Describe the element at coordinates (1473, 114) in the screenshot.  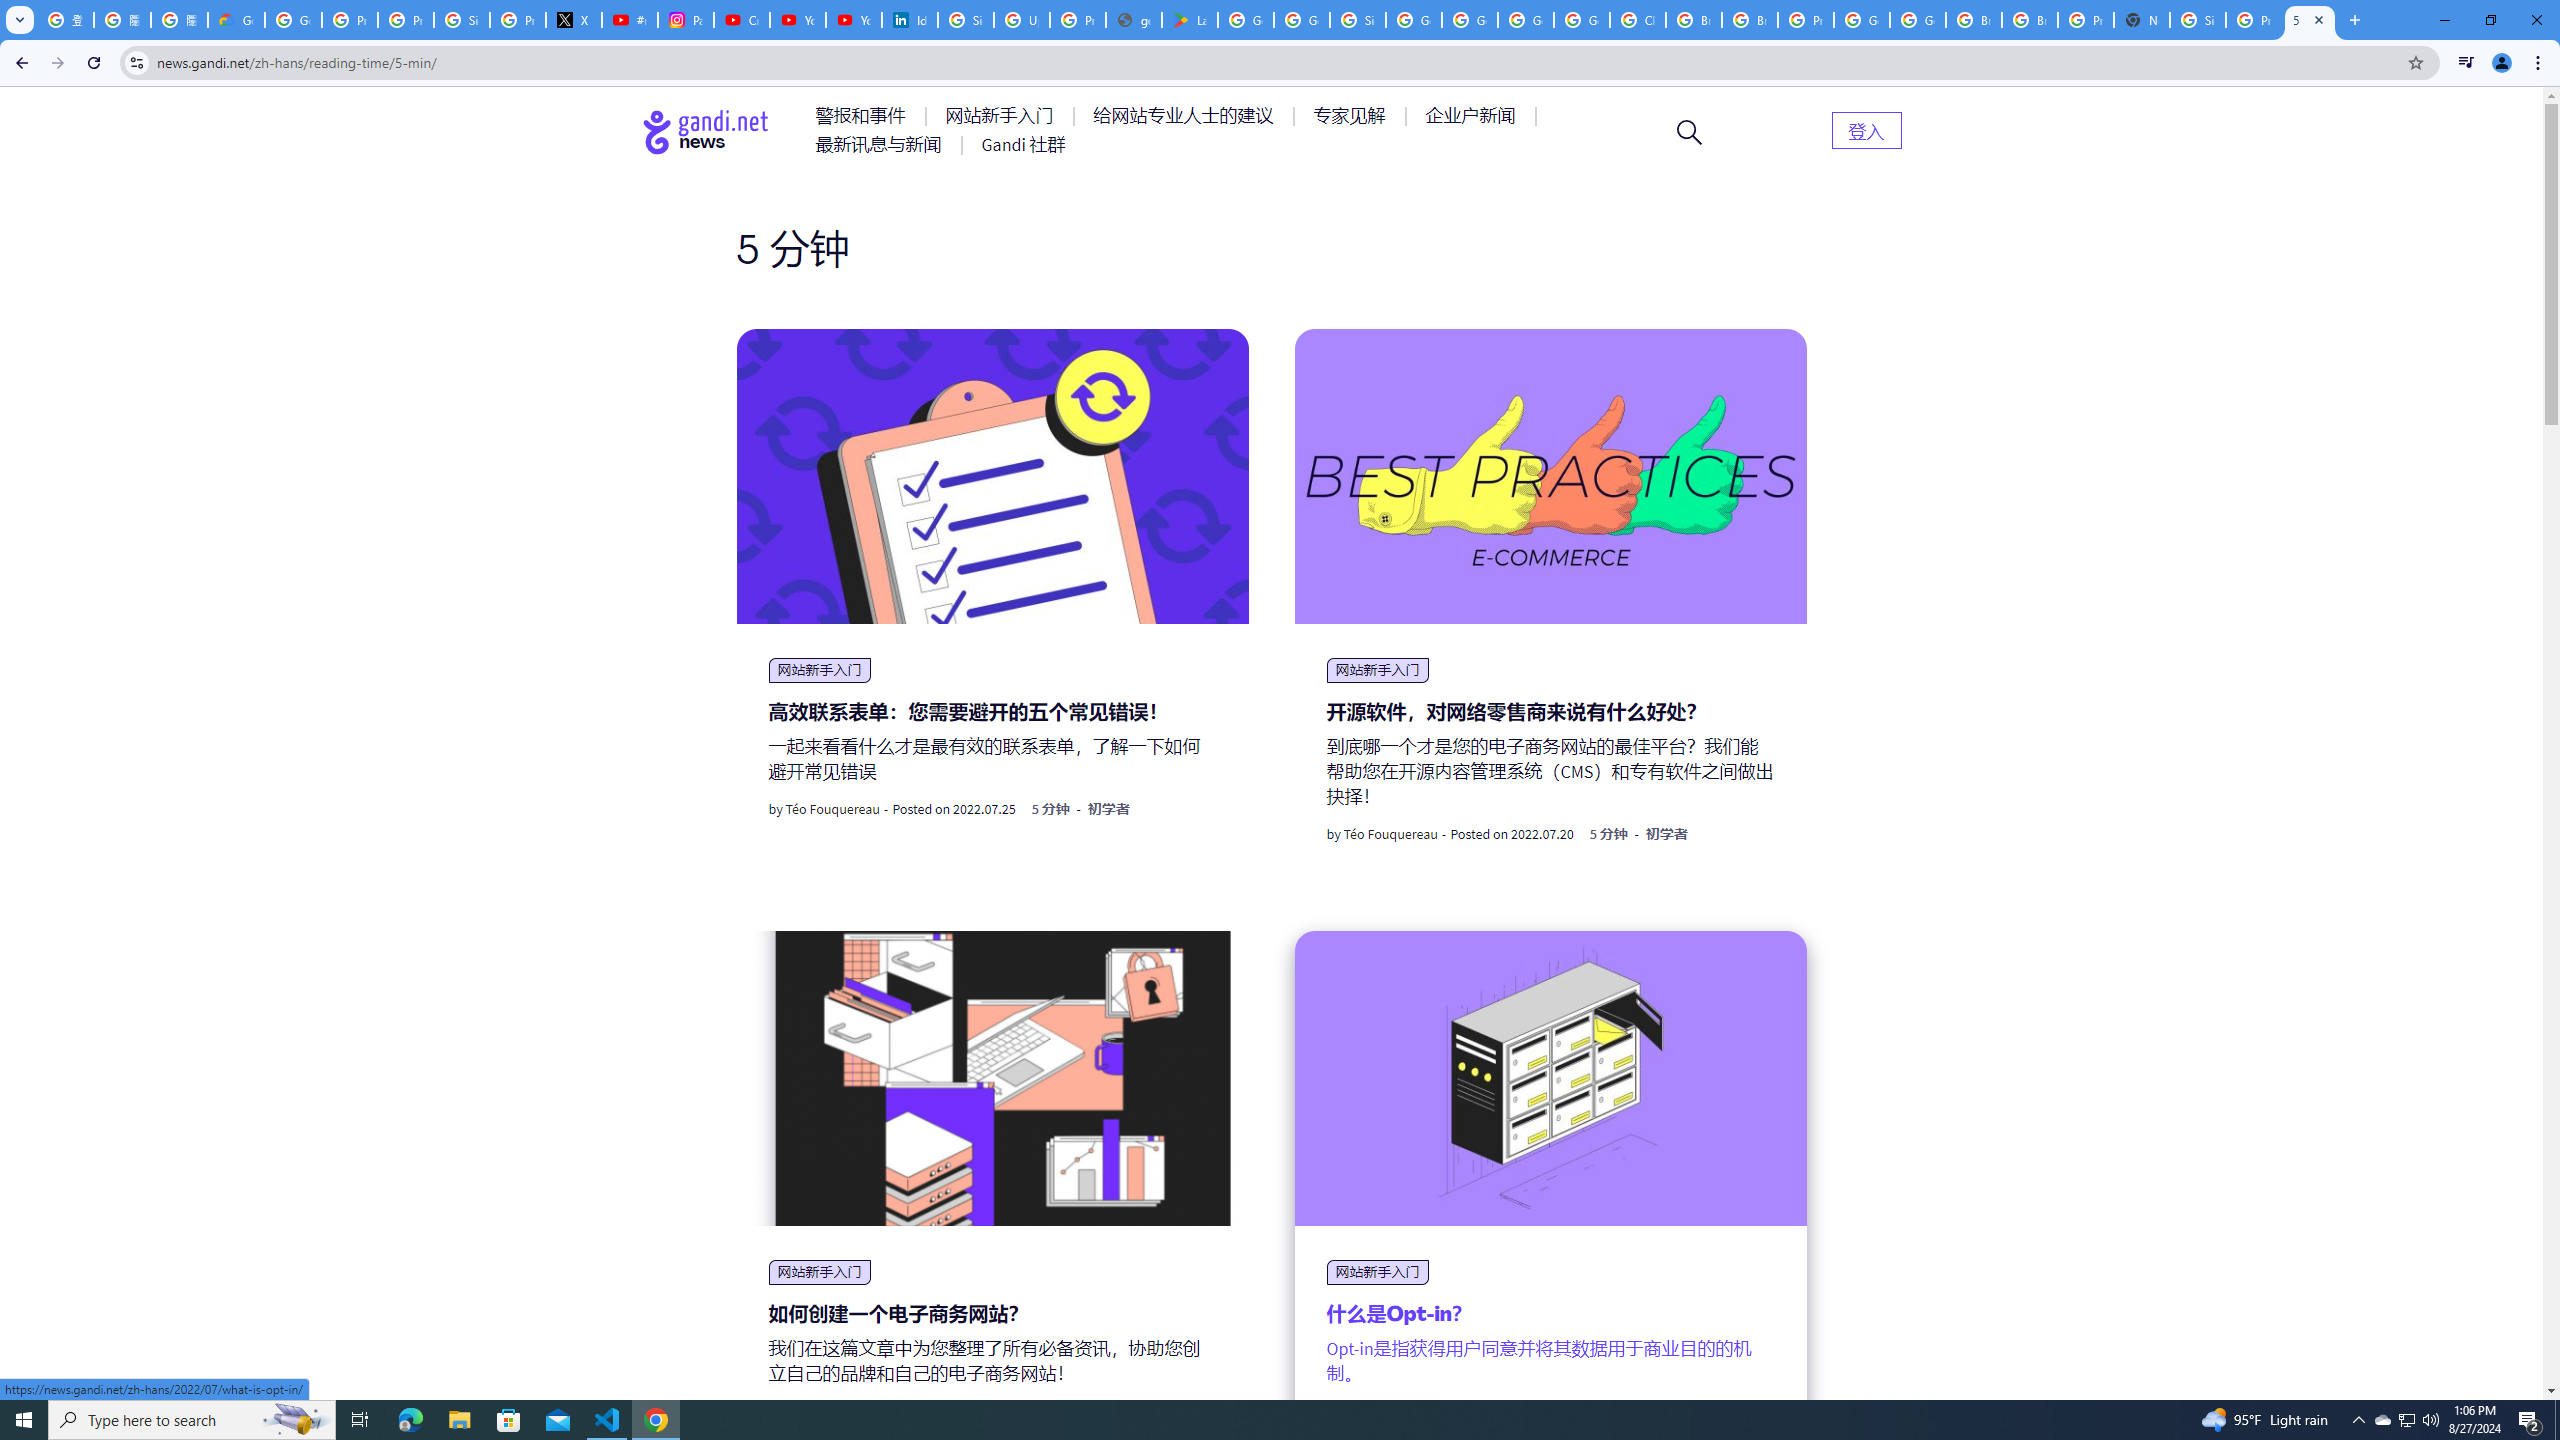
I see `'AutomationID: menu-item-77765'` at that location.